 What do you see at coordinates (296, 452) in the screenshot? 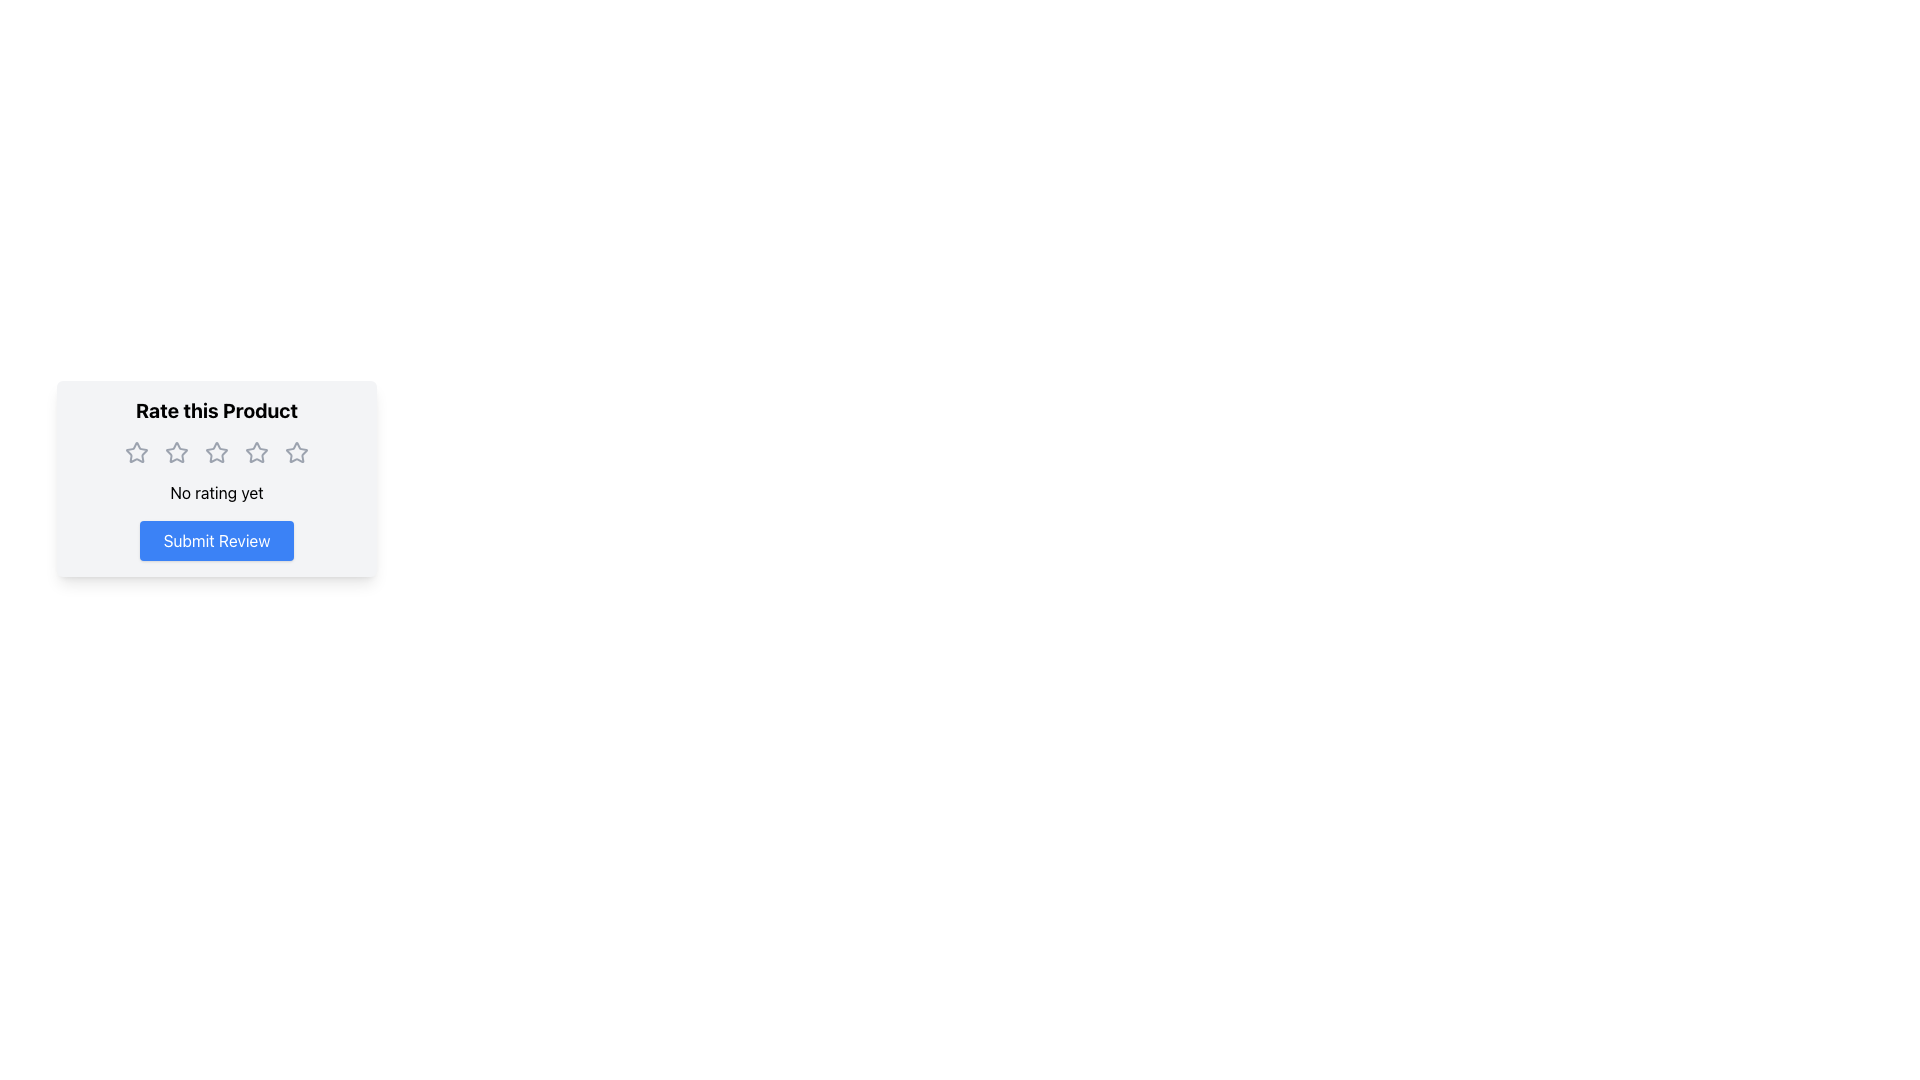
I see `the fifth star icon in the rating system located beneath the 'Rate this Product' text` at bounding box center [296, 452].